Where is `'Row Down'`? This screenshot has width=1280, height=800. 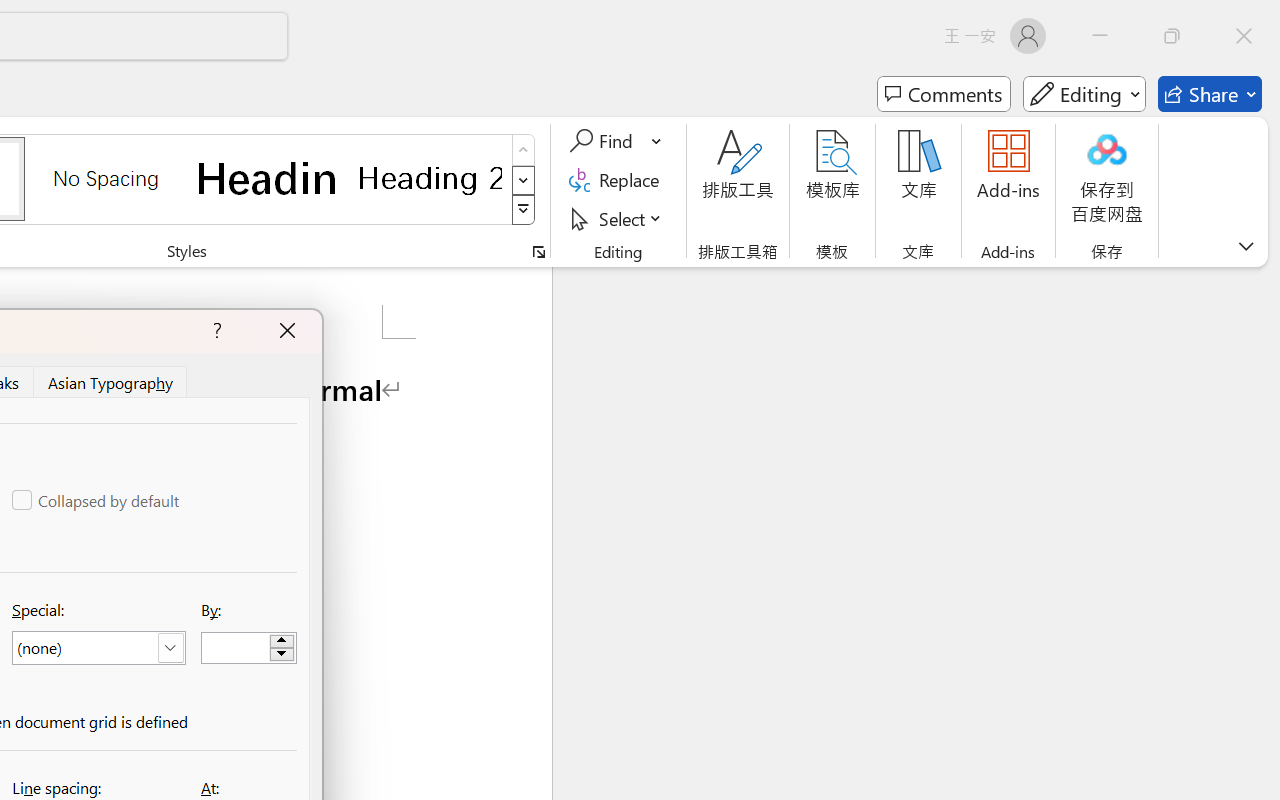 'Row Down' is located at coordinates (523, 179).